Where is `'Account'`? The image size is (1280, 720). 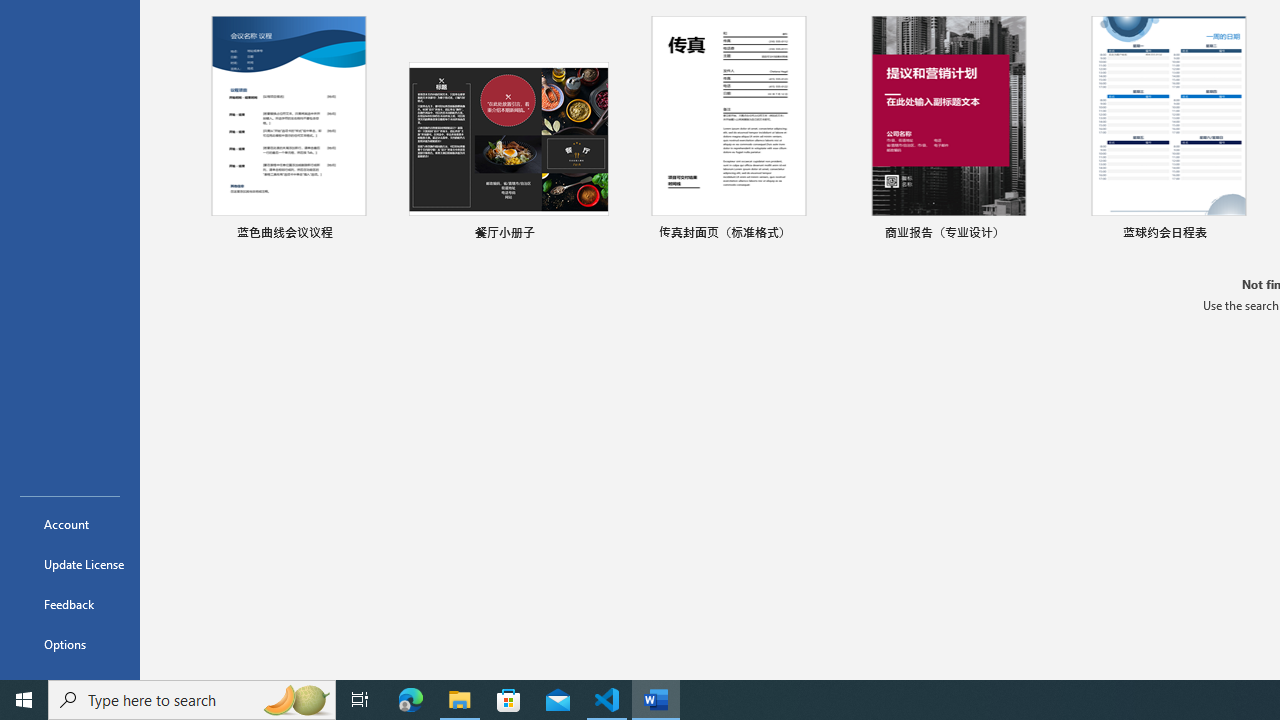
'Account' is located at coordinates (69, 523).